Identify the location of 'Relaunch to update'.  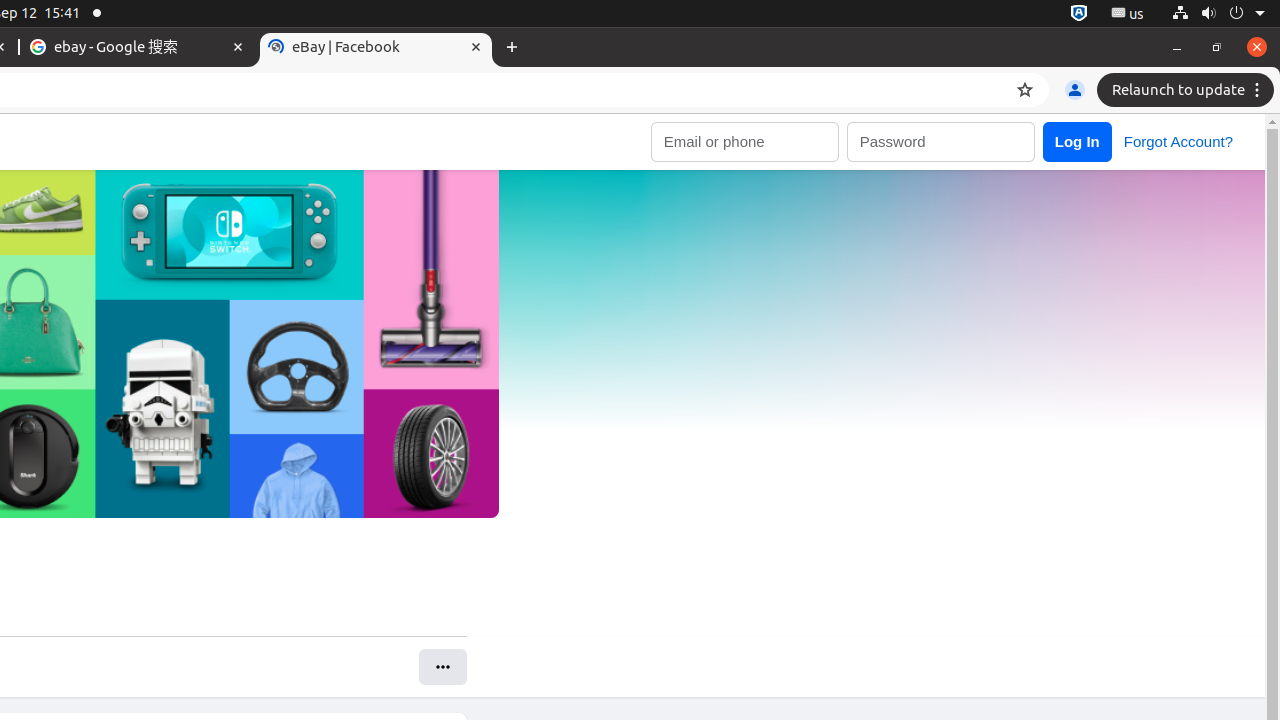
(1188, 90).